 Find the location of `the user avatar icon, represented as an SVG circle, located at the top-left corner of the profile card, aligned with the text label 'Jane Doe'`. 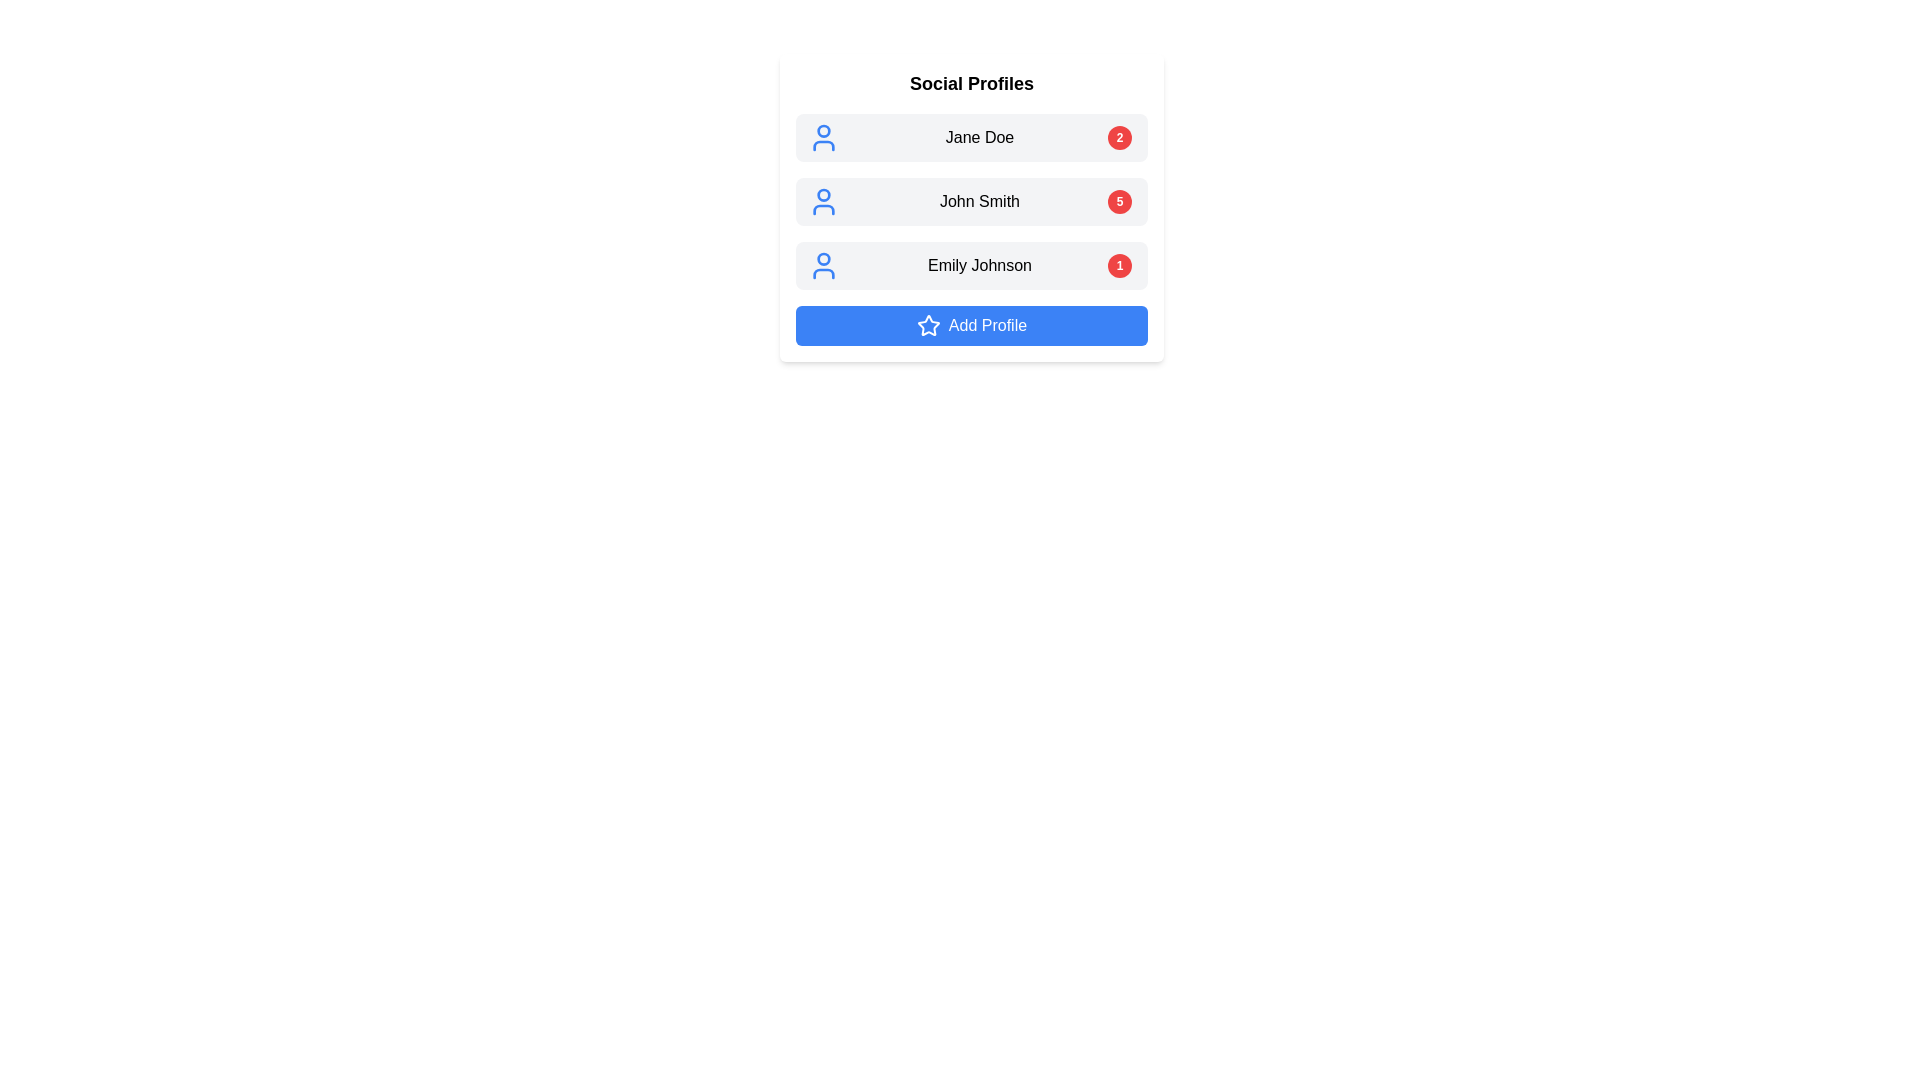

the user avatar icon, represented as an SVG circle, located at the top-left corner of the profile card, aligned with the text label 'Jane Doe' is located at coordinates (824, 131).